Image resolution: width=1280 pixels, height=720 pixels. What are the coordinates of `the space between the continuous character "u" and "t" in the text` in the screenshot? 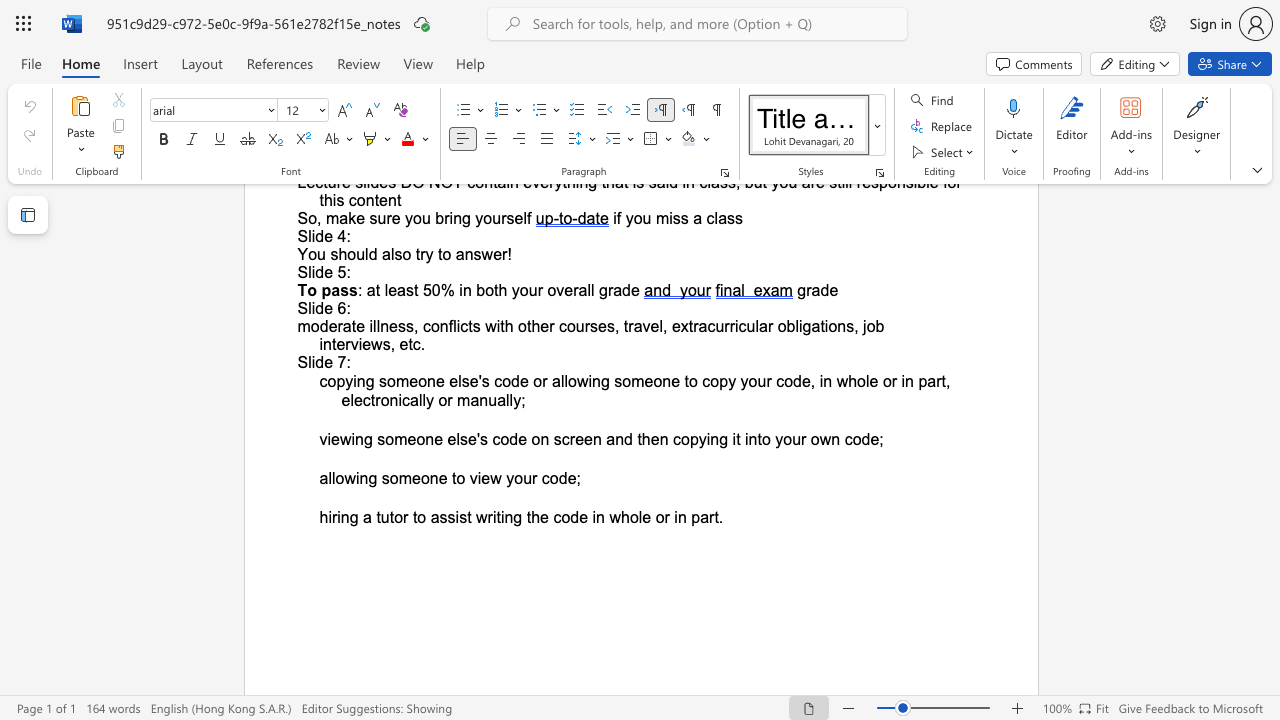 It's located at (388, 516).